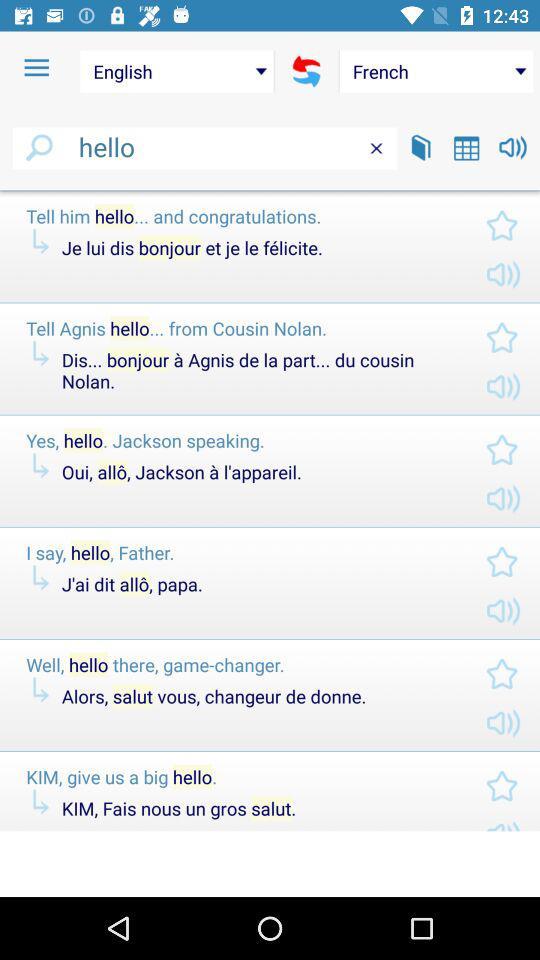 The height and width of the screenshot is (960, 540). What do you see at coordinates (257, 246) in the screenshot?
I see `icon below the tell him hello icon` at bounding box center [257, 246].